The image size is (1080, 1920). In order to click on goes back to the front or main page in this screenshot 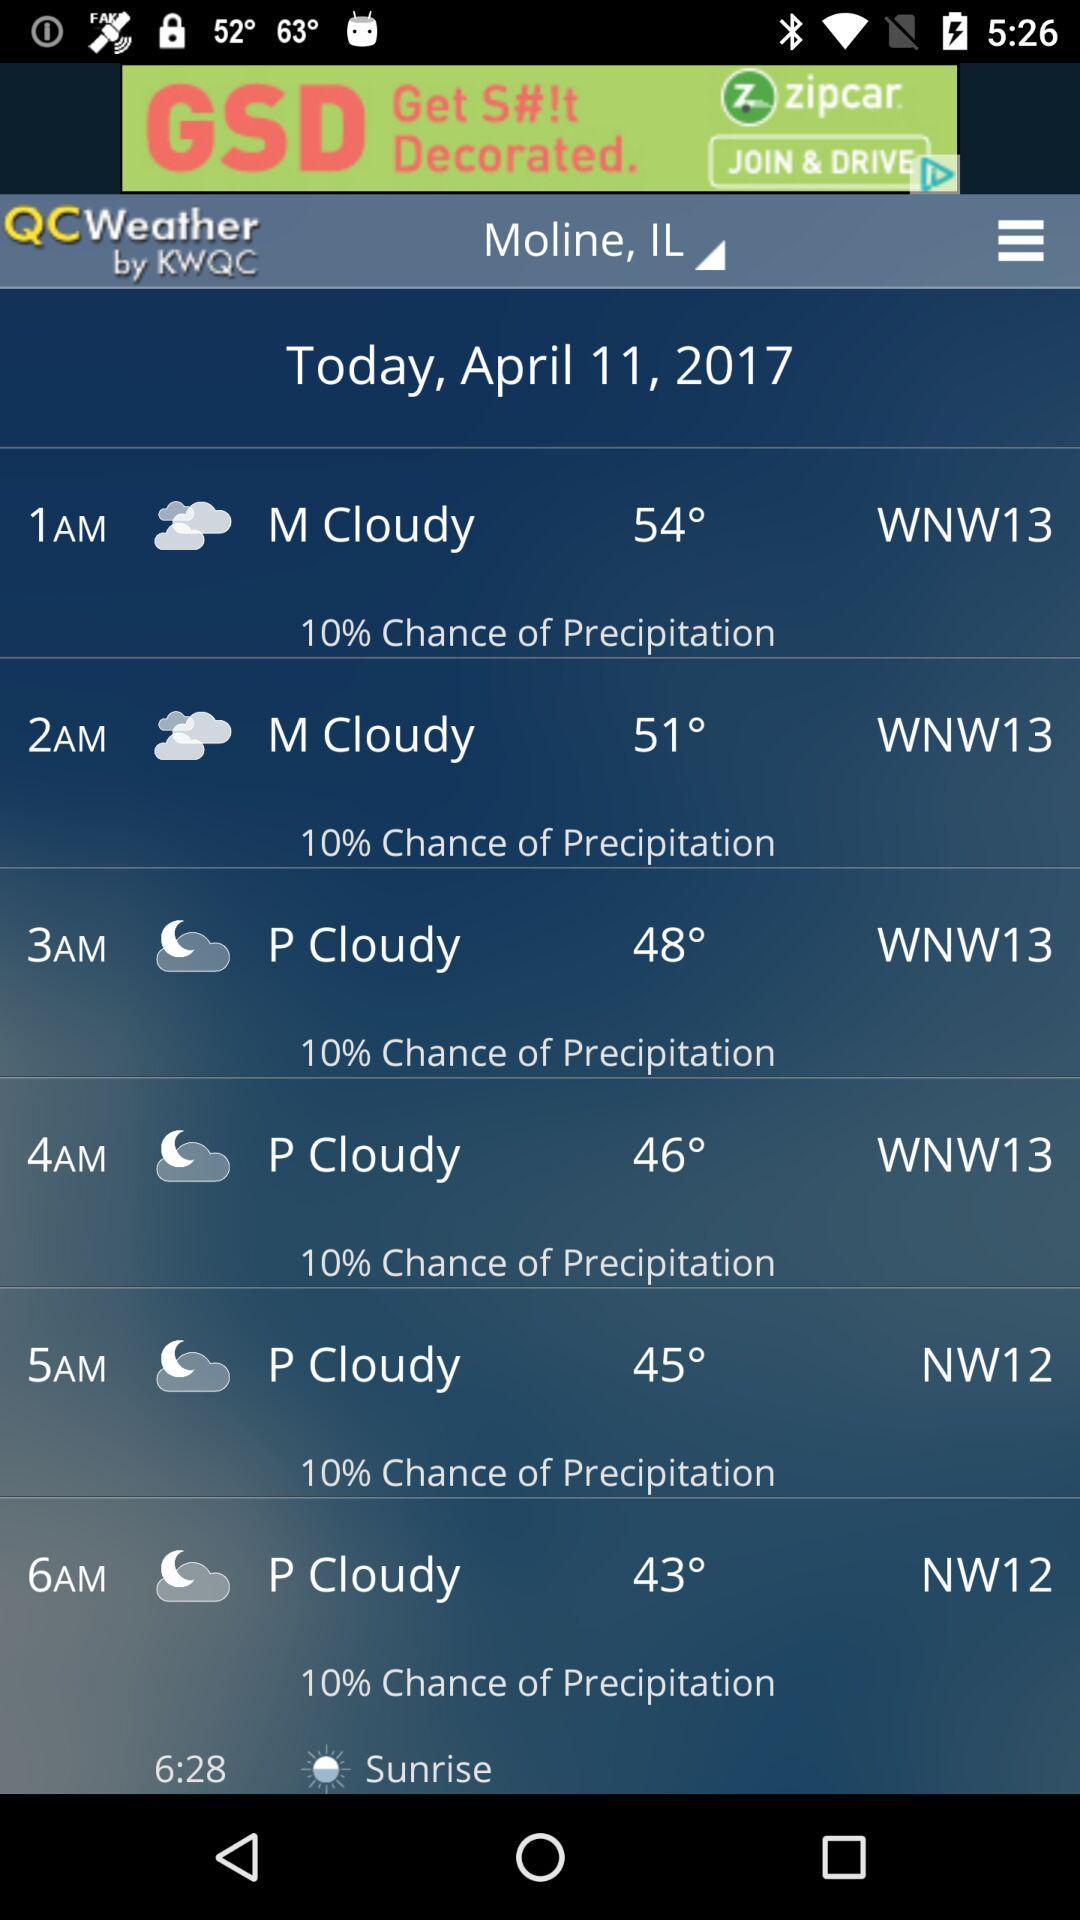, I will do `click(131, 240)`.